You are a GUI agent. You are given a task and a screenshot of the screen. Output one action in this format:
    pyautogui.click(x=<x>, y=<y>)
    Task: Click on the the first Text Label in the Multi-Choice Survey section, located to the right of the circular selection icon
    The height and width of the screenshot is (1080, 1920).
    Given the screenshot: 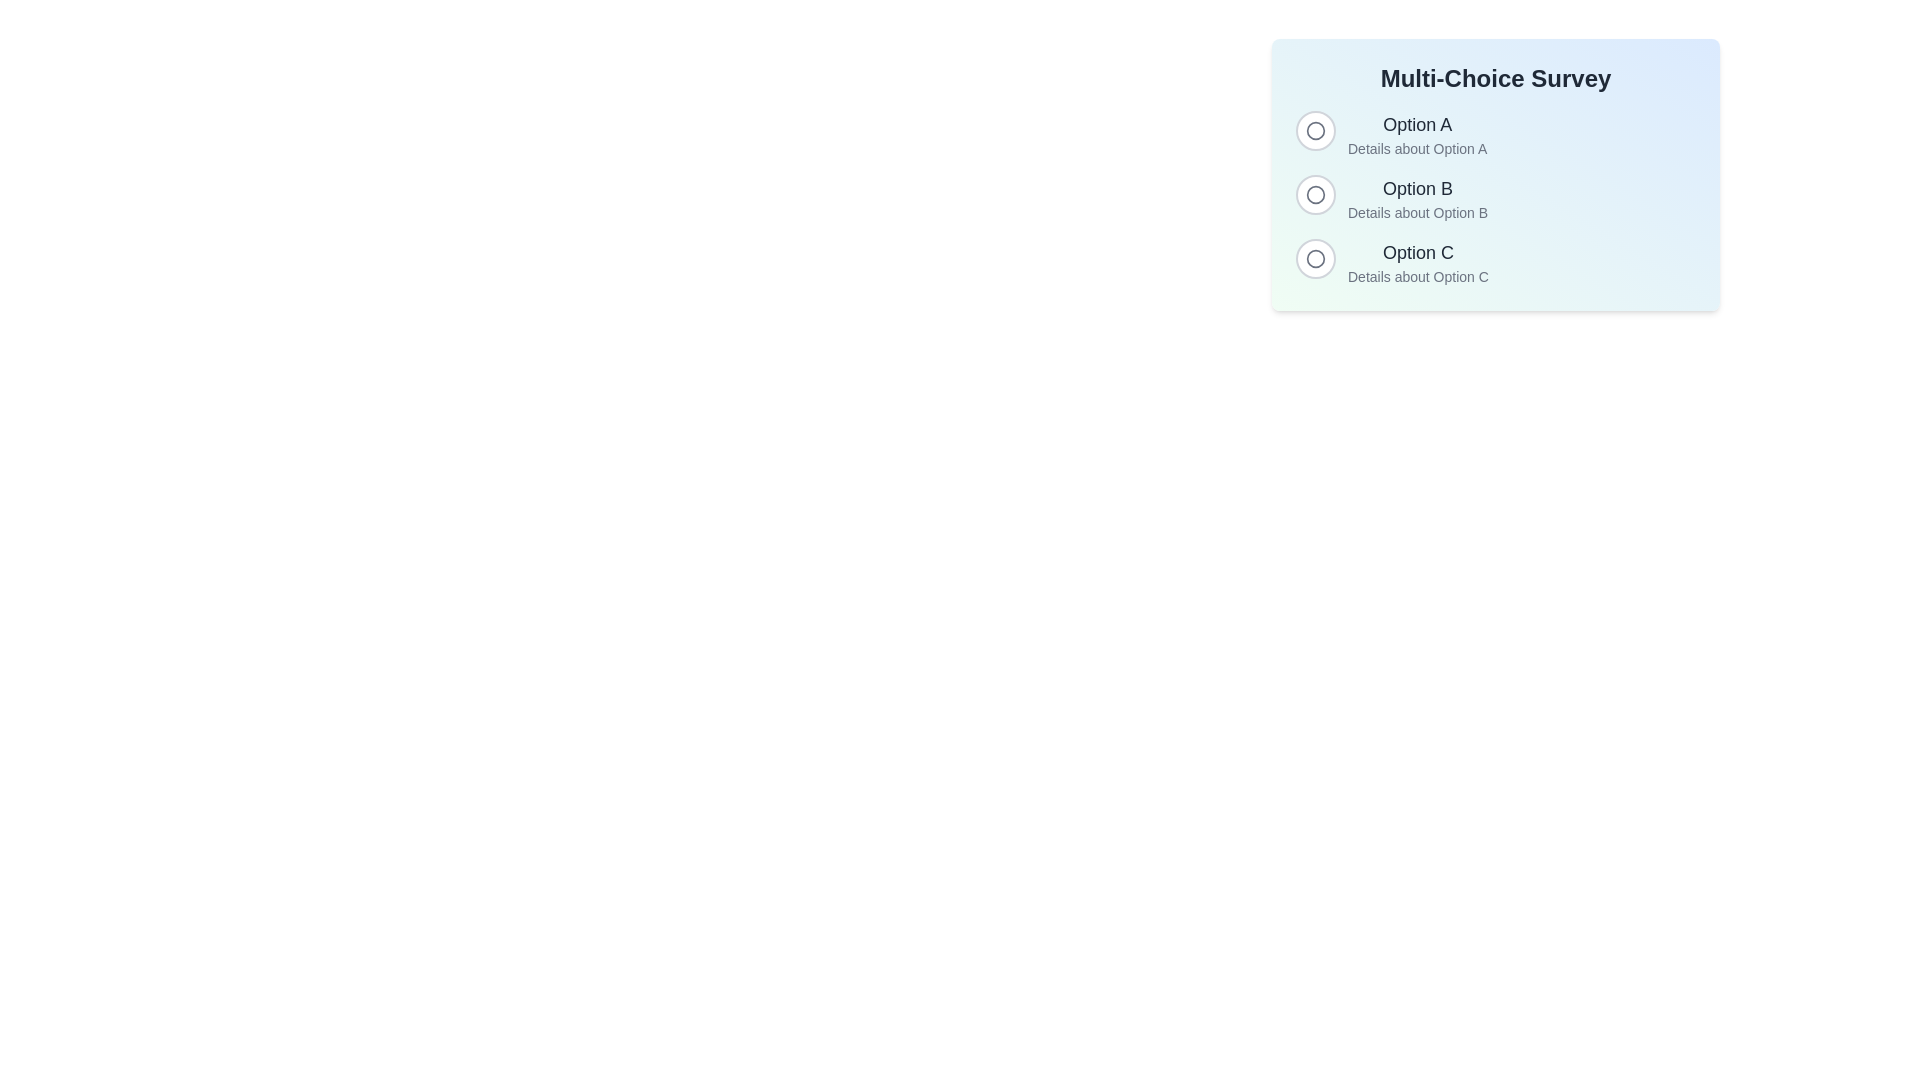 What is the action you would take?
    pyautogui.click(x=1416, y=135)
    